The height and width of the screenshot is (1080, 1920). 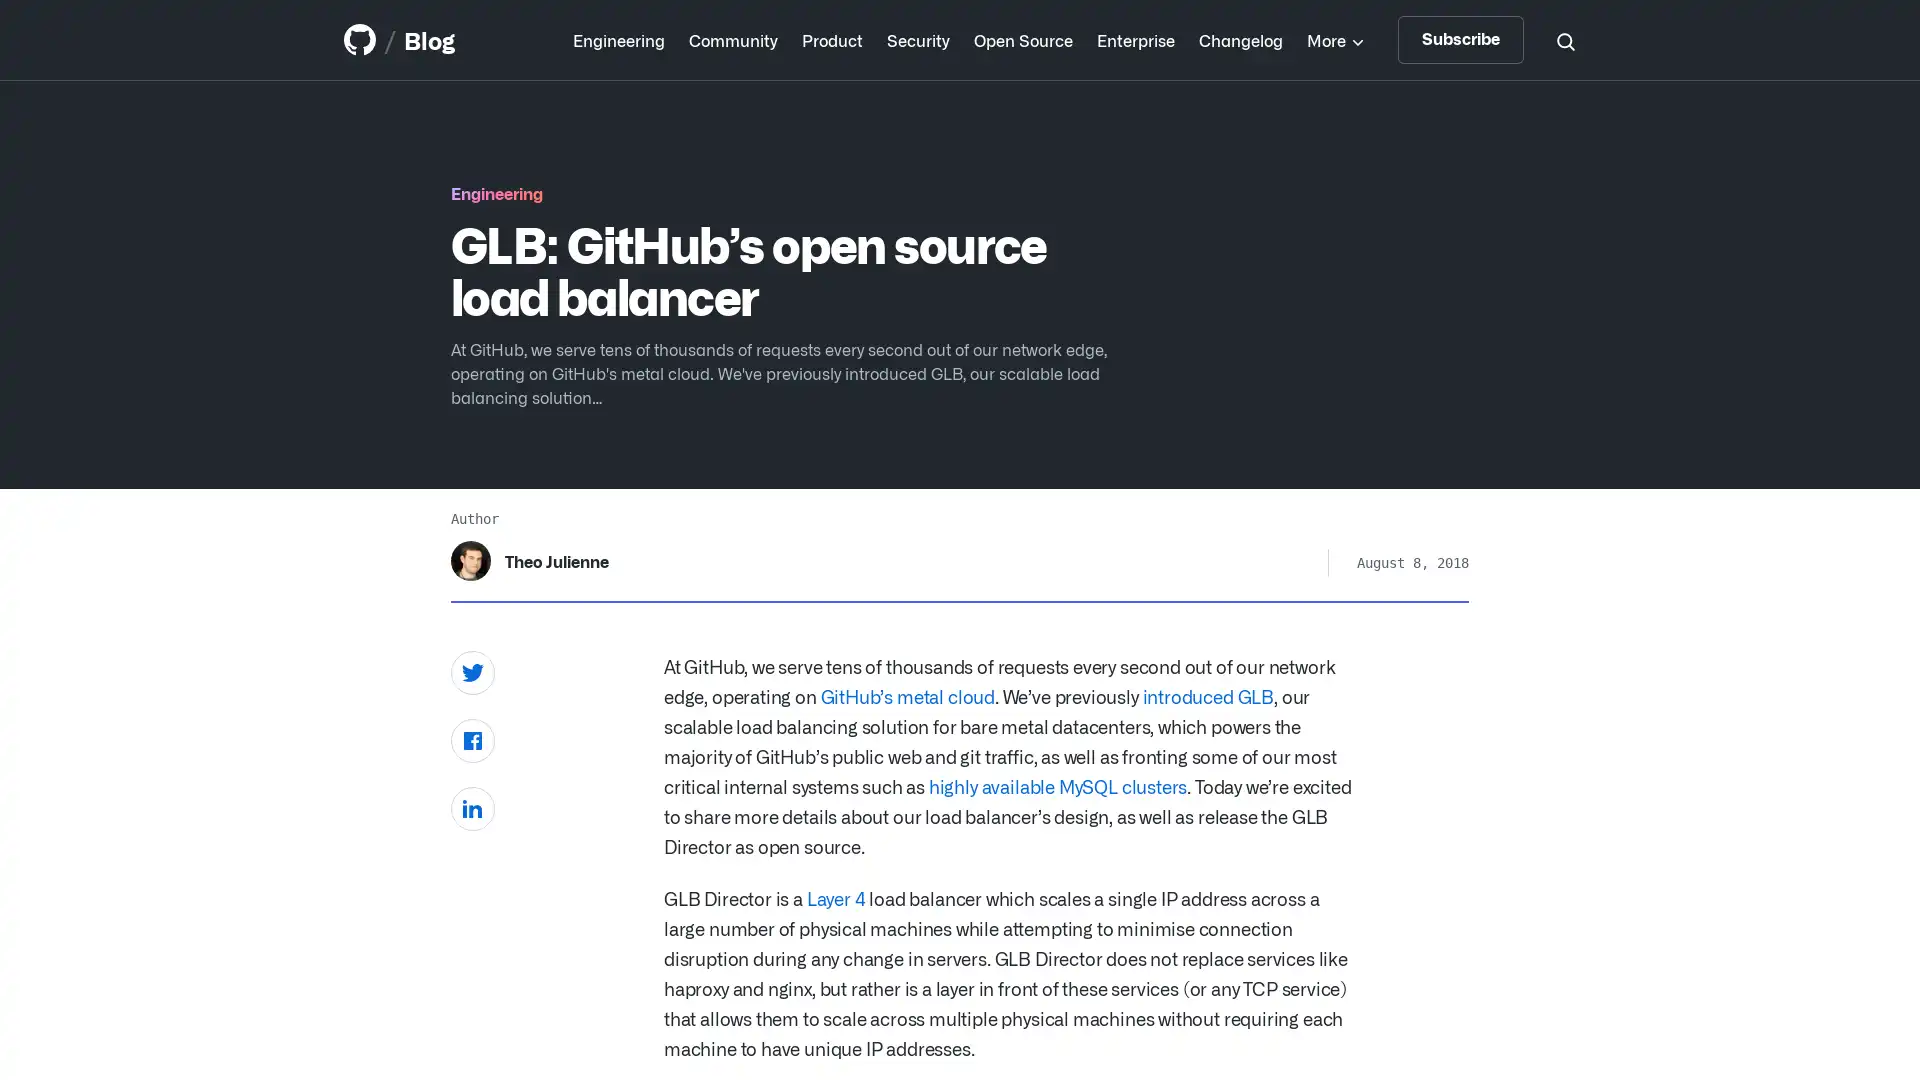 What do you see at coordinates (1336, 38) in the screenshot?
I see `More` at bounding box center [1336, 38].